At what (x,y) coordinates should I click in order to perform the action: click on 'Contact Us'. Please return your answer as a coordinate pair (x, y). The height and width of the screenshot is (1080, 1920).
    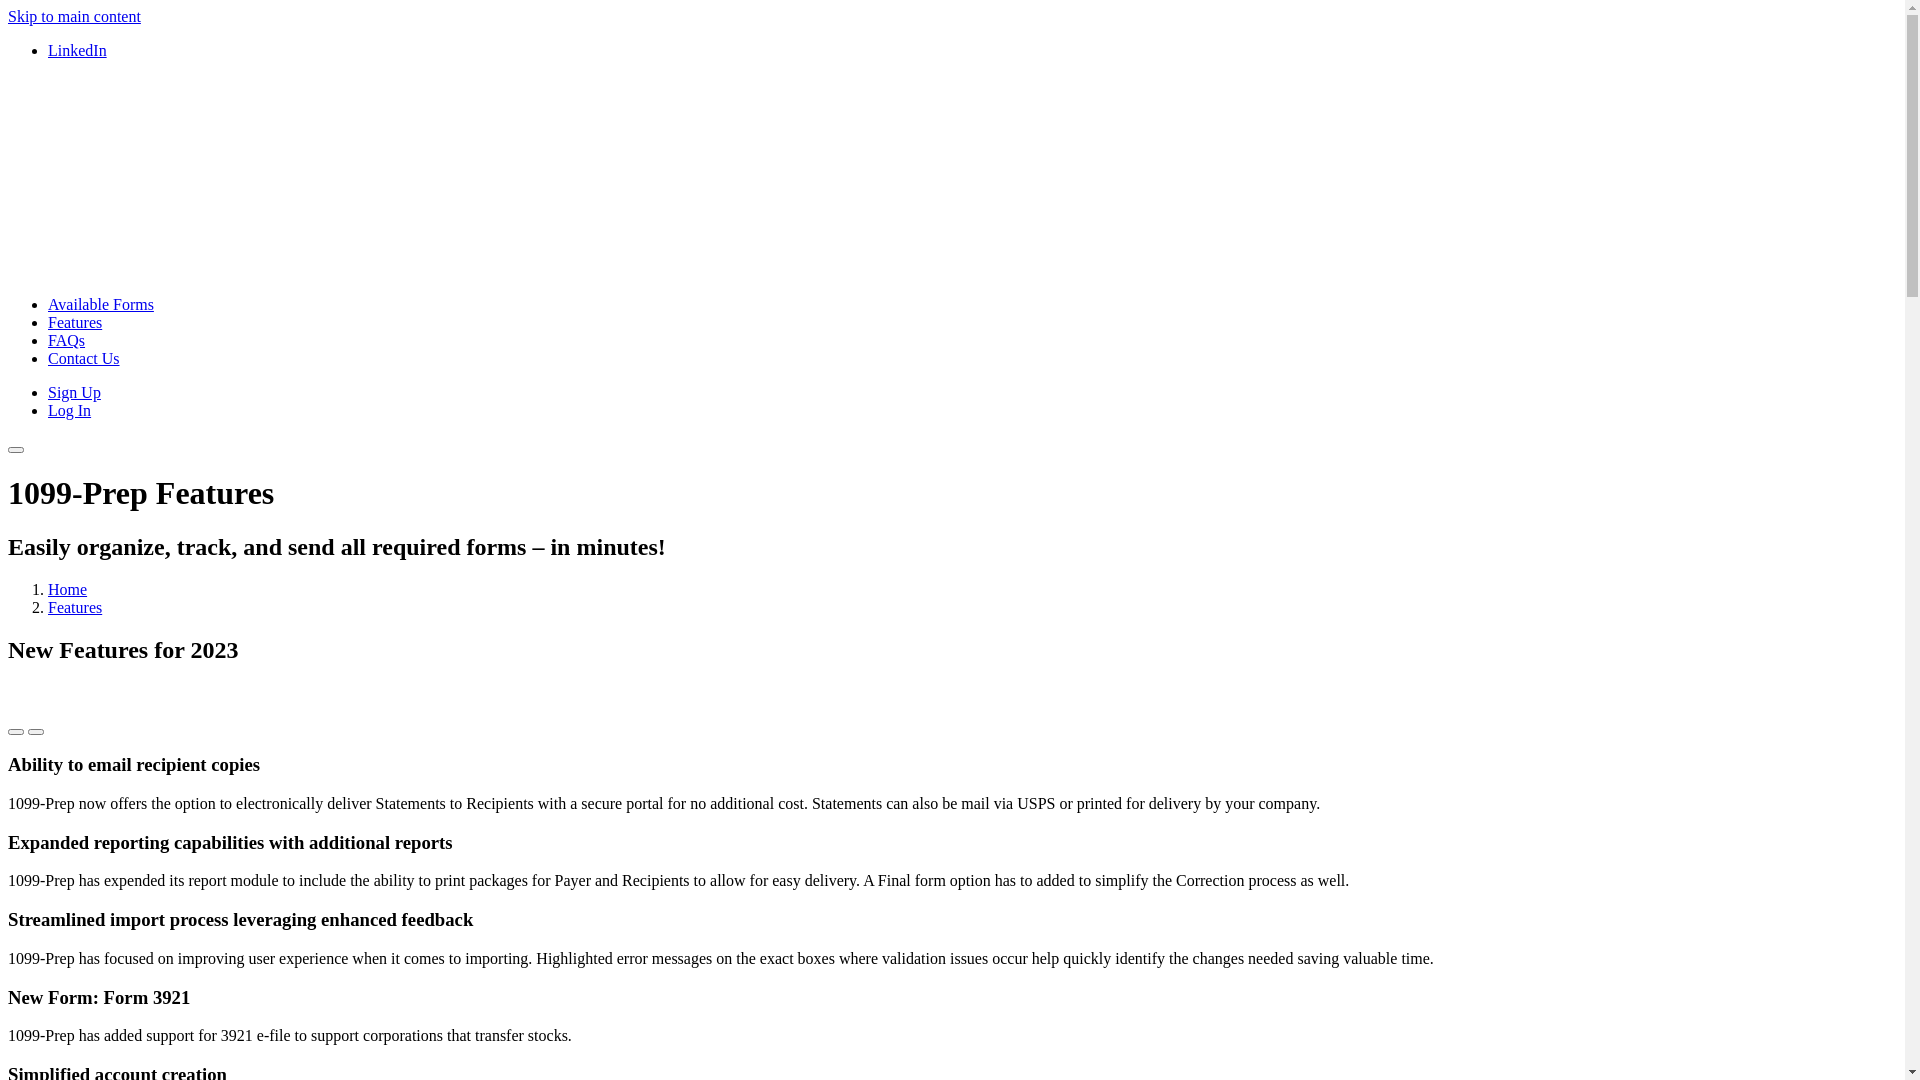
    Looking at the image, I should click on (82, 357).